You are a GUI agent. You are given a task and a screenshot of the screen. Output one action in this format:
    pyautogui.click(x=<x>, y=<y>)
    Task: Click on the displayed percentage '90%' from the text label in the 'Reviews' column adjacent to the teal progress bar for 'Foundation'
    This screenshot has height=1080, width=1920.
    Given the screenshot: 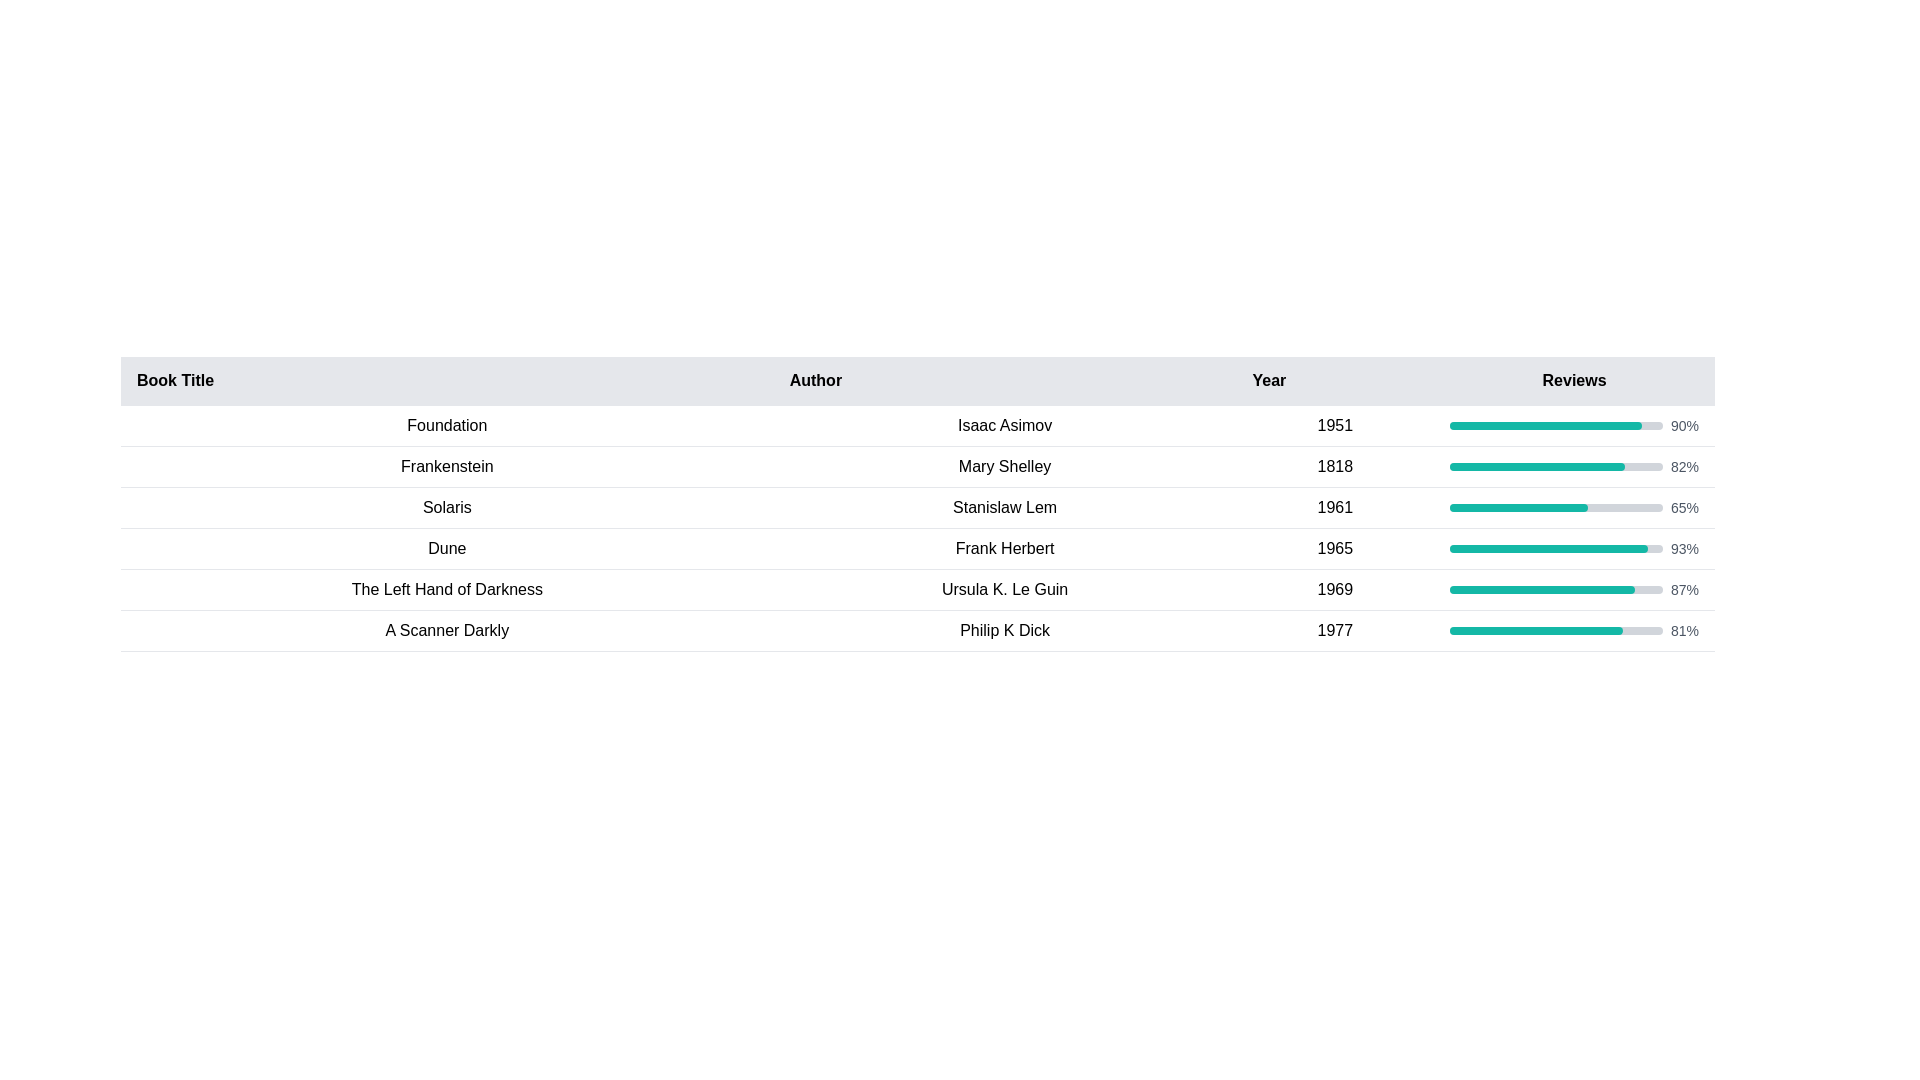 What is the action you would take?
    pyautogui.click(x=1683, y=424)
    